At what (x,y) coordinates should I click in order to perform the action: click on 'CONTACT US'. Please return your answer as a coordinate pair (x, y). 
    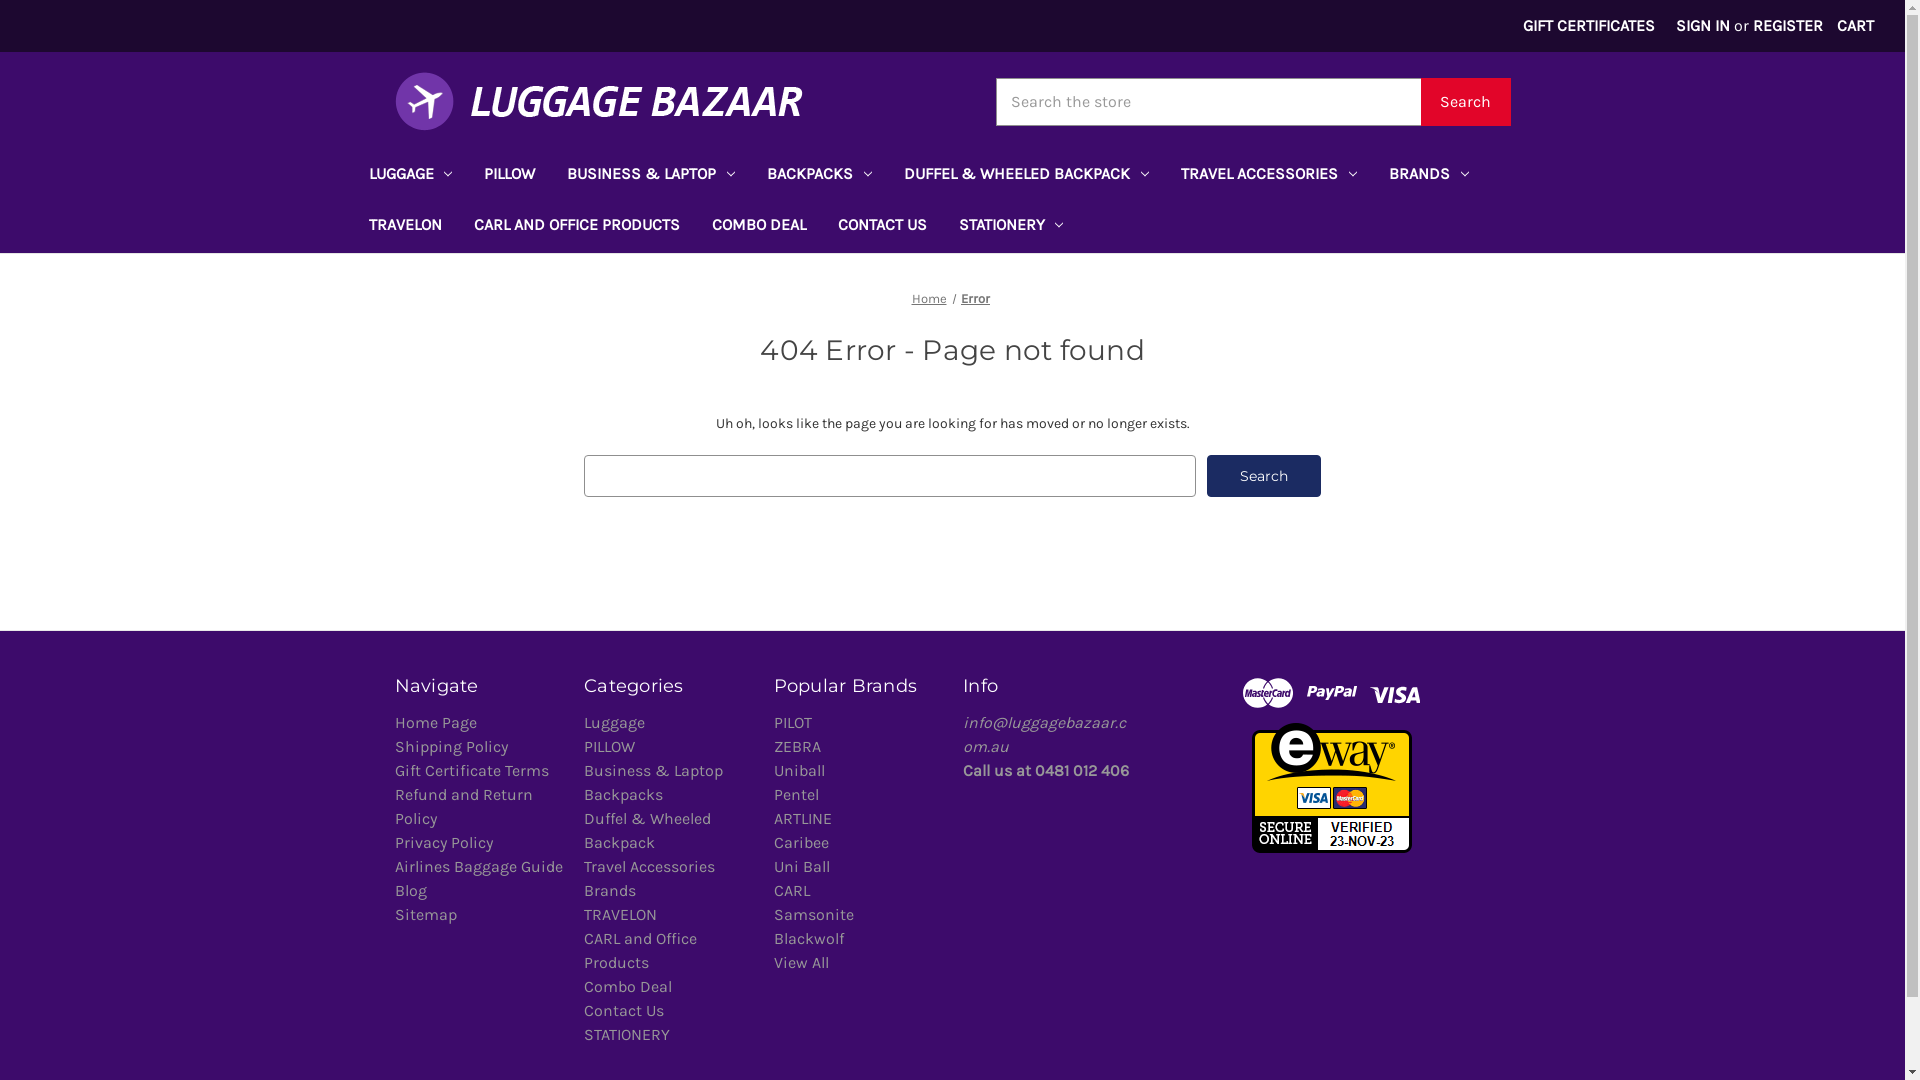
    Looking at the image, I should click on (881, 226).